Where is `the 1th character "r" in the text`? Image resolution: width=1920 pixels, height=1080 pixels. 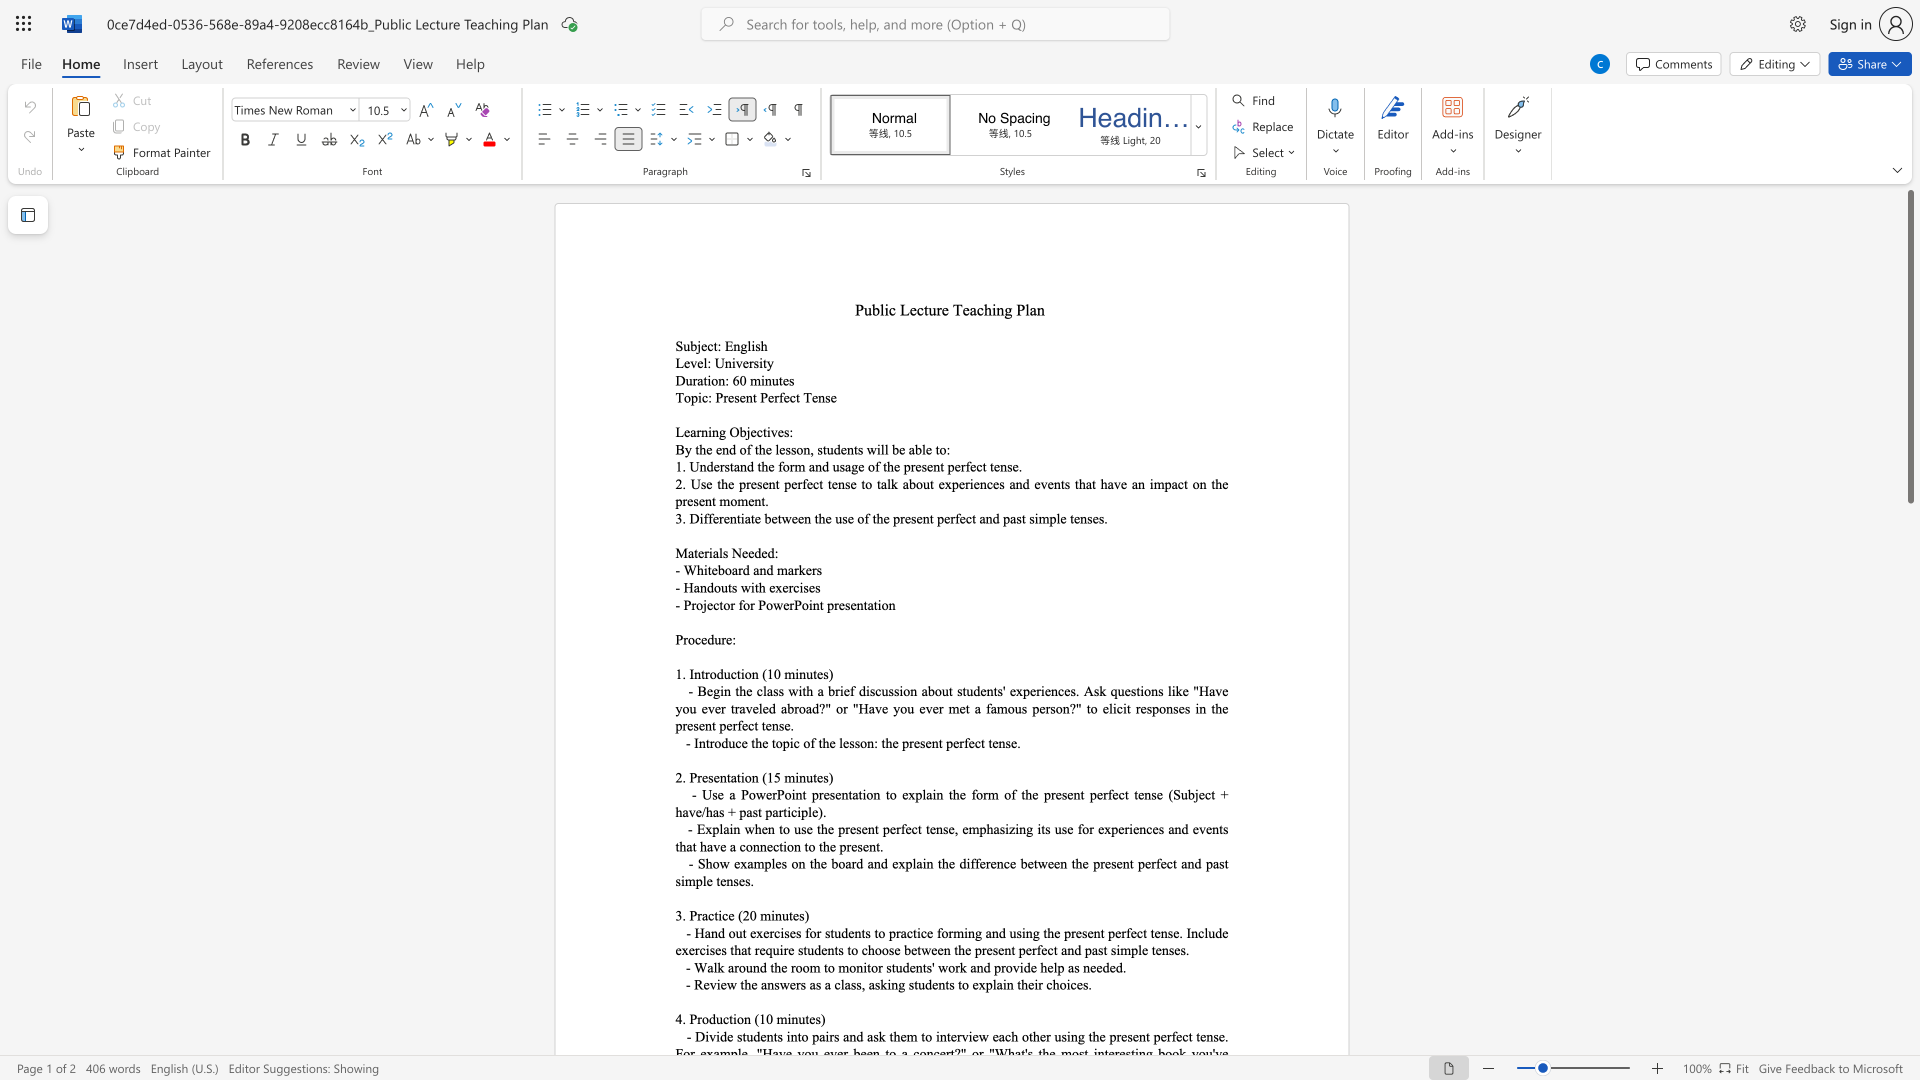 the 1th character "r" in the text is located at coordinates (721, 466).